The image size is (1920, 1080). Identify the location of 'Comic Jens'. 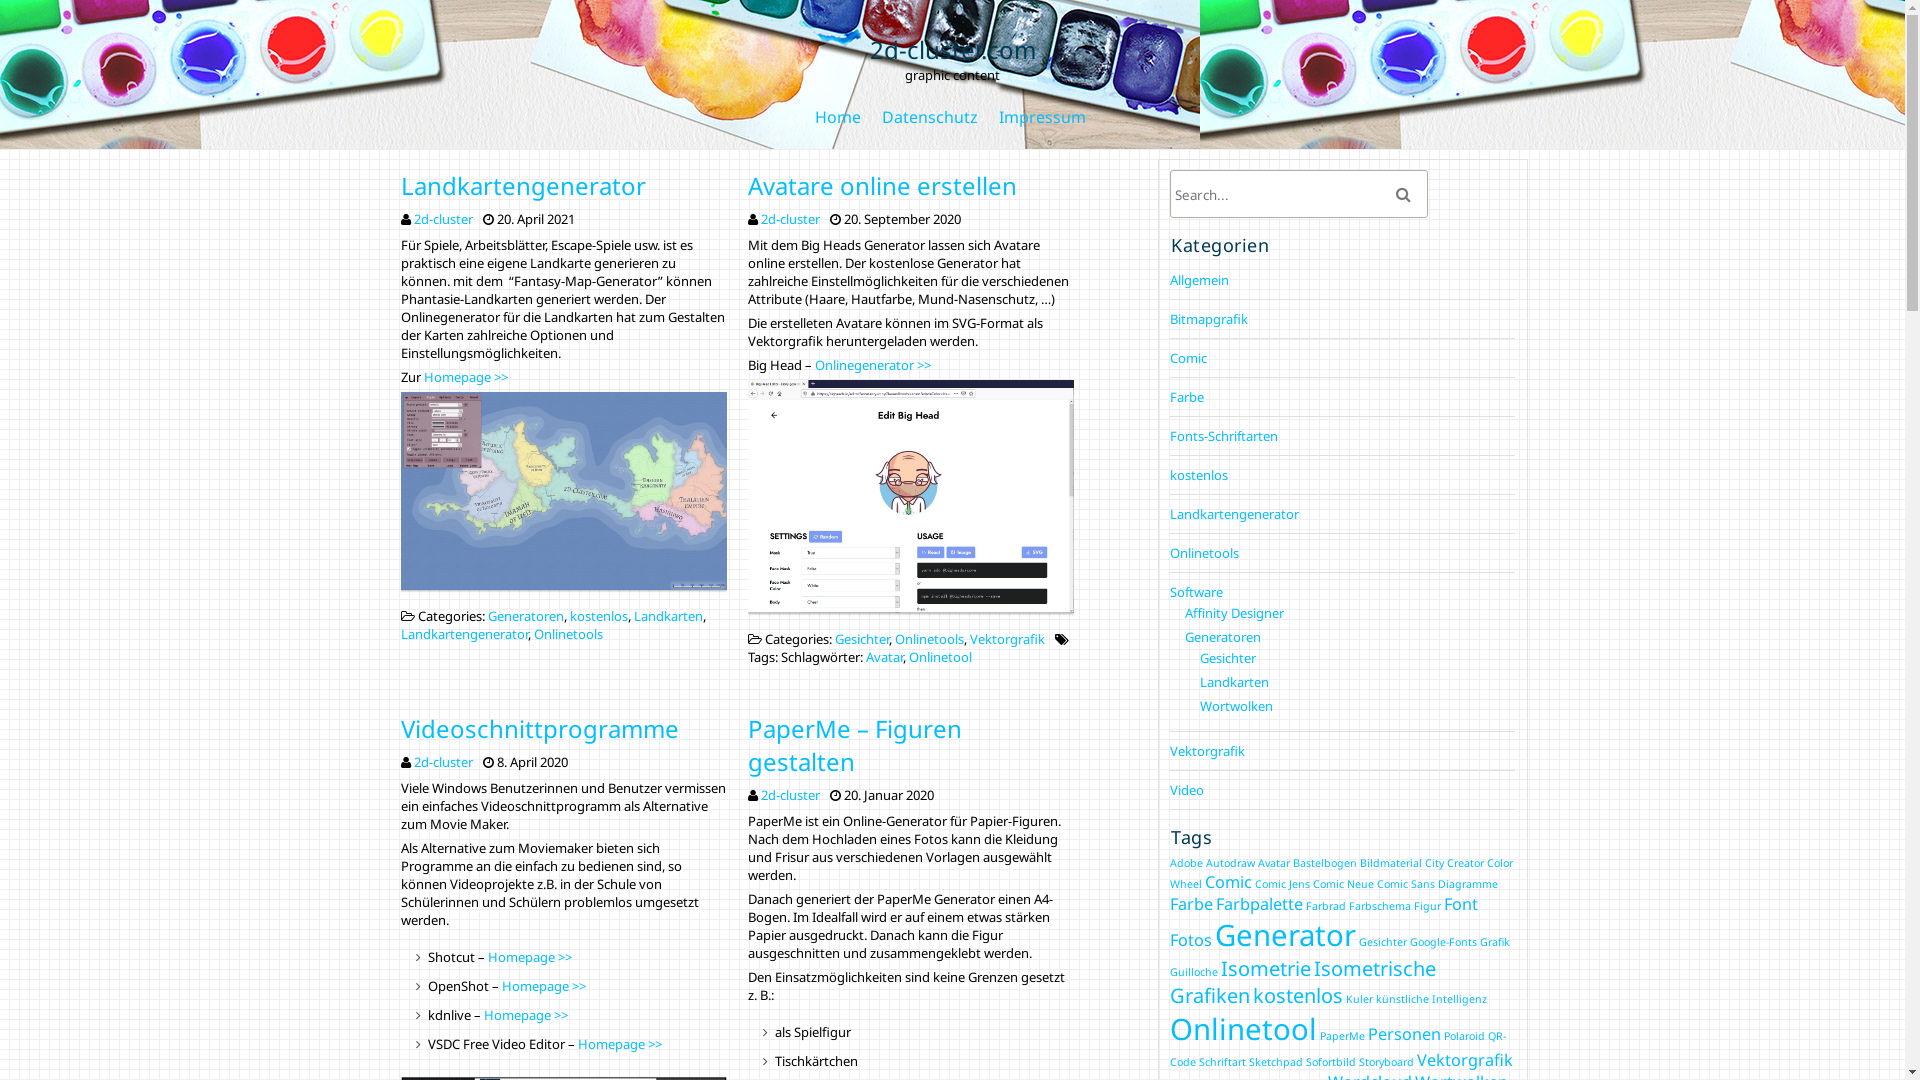
(1282, 882).